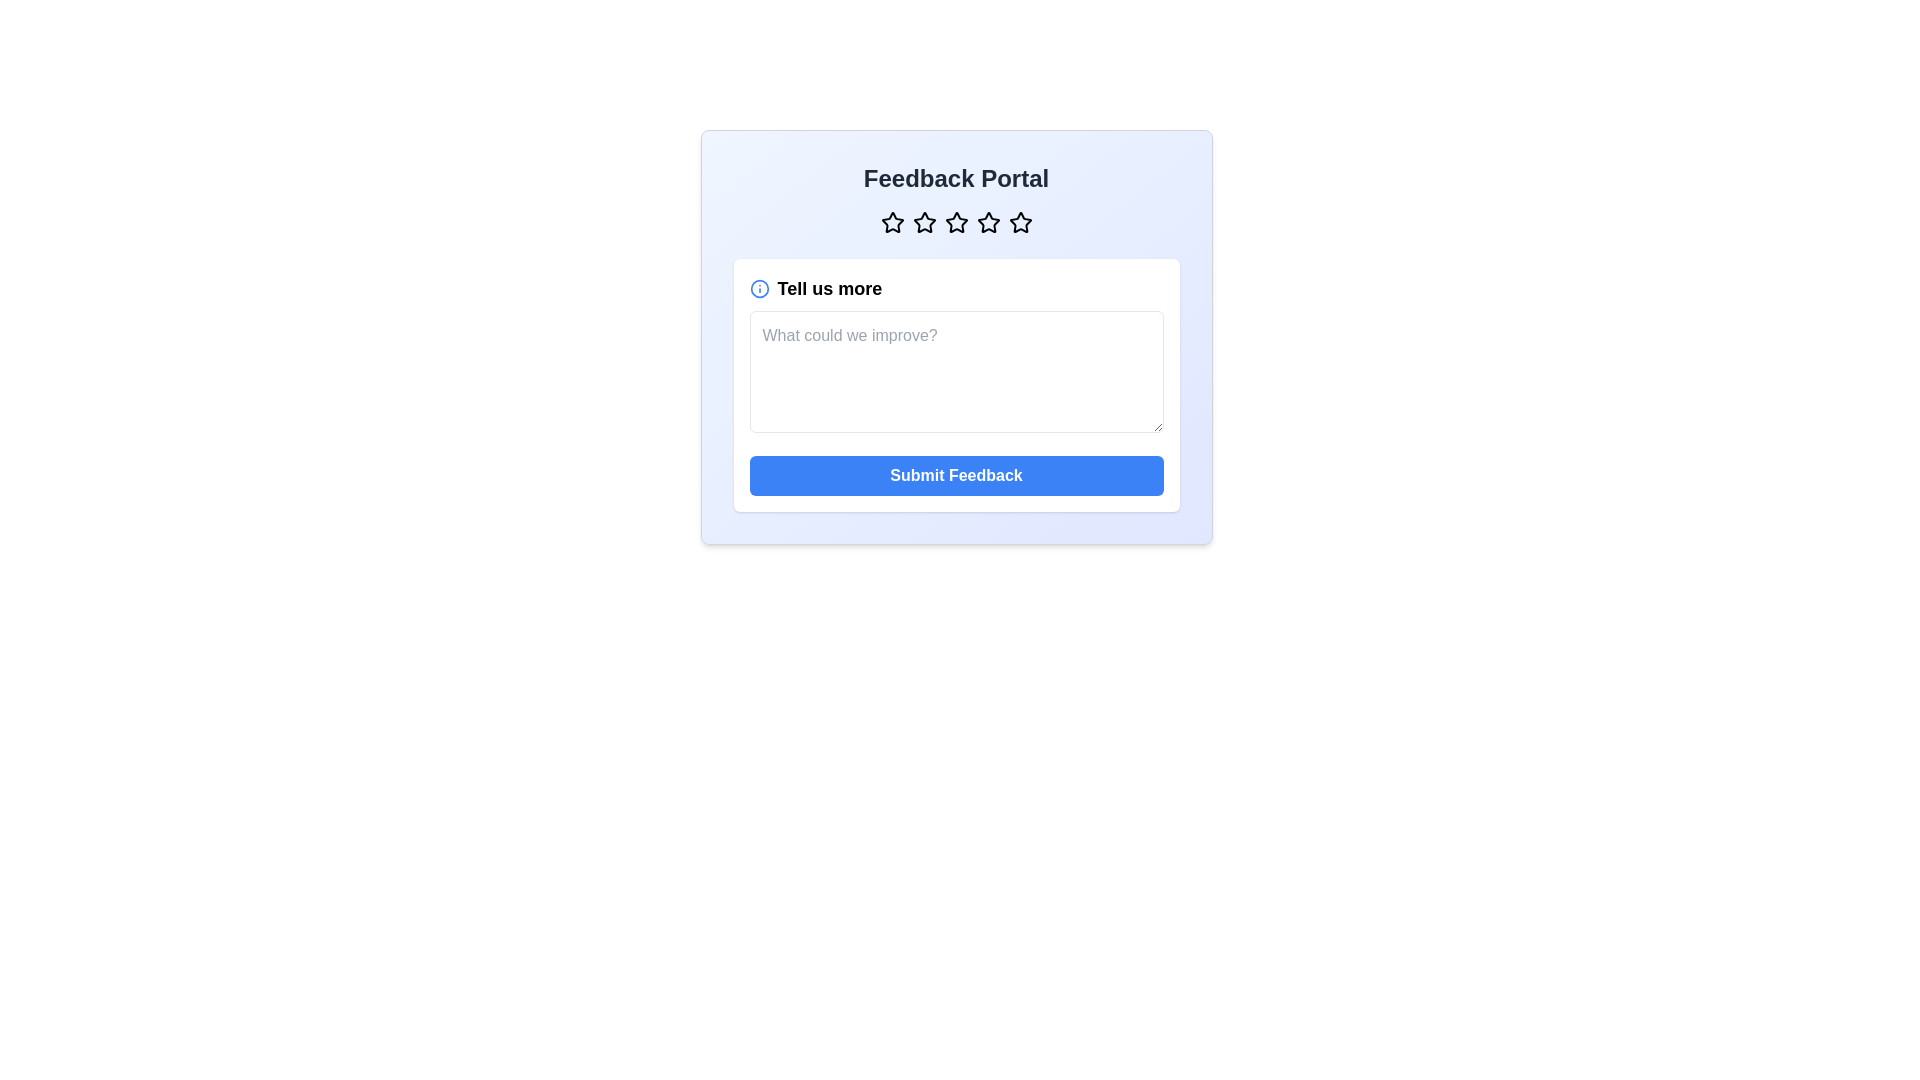 The image size is (1920, 1080). Describe the element at coordinates (955, 222) in the screenshot. I see `the third star icon in the horizontal array of five rating stars to rate it` at that location.